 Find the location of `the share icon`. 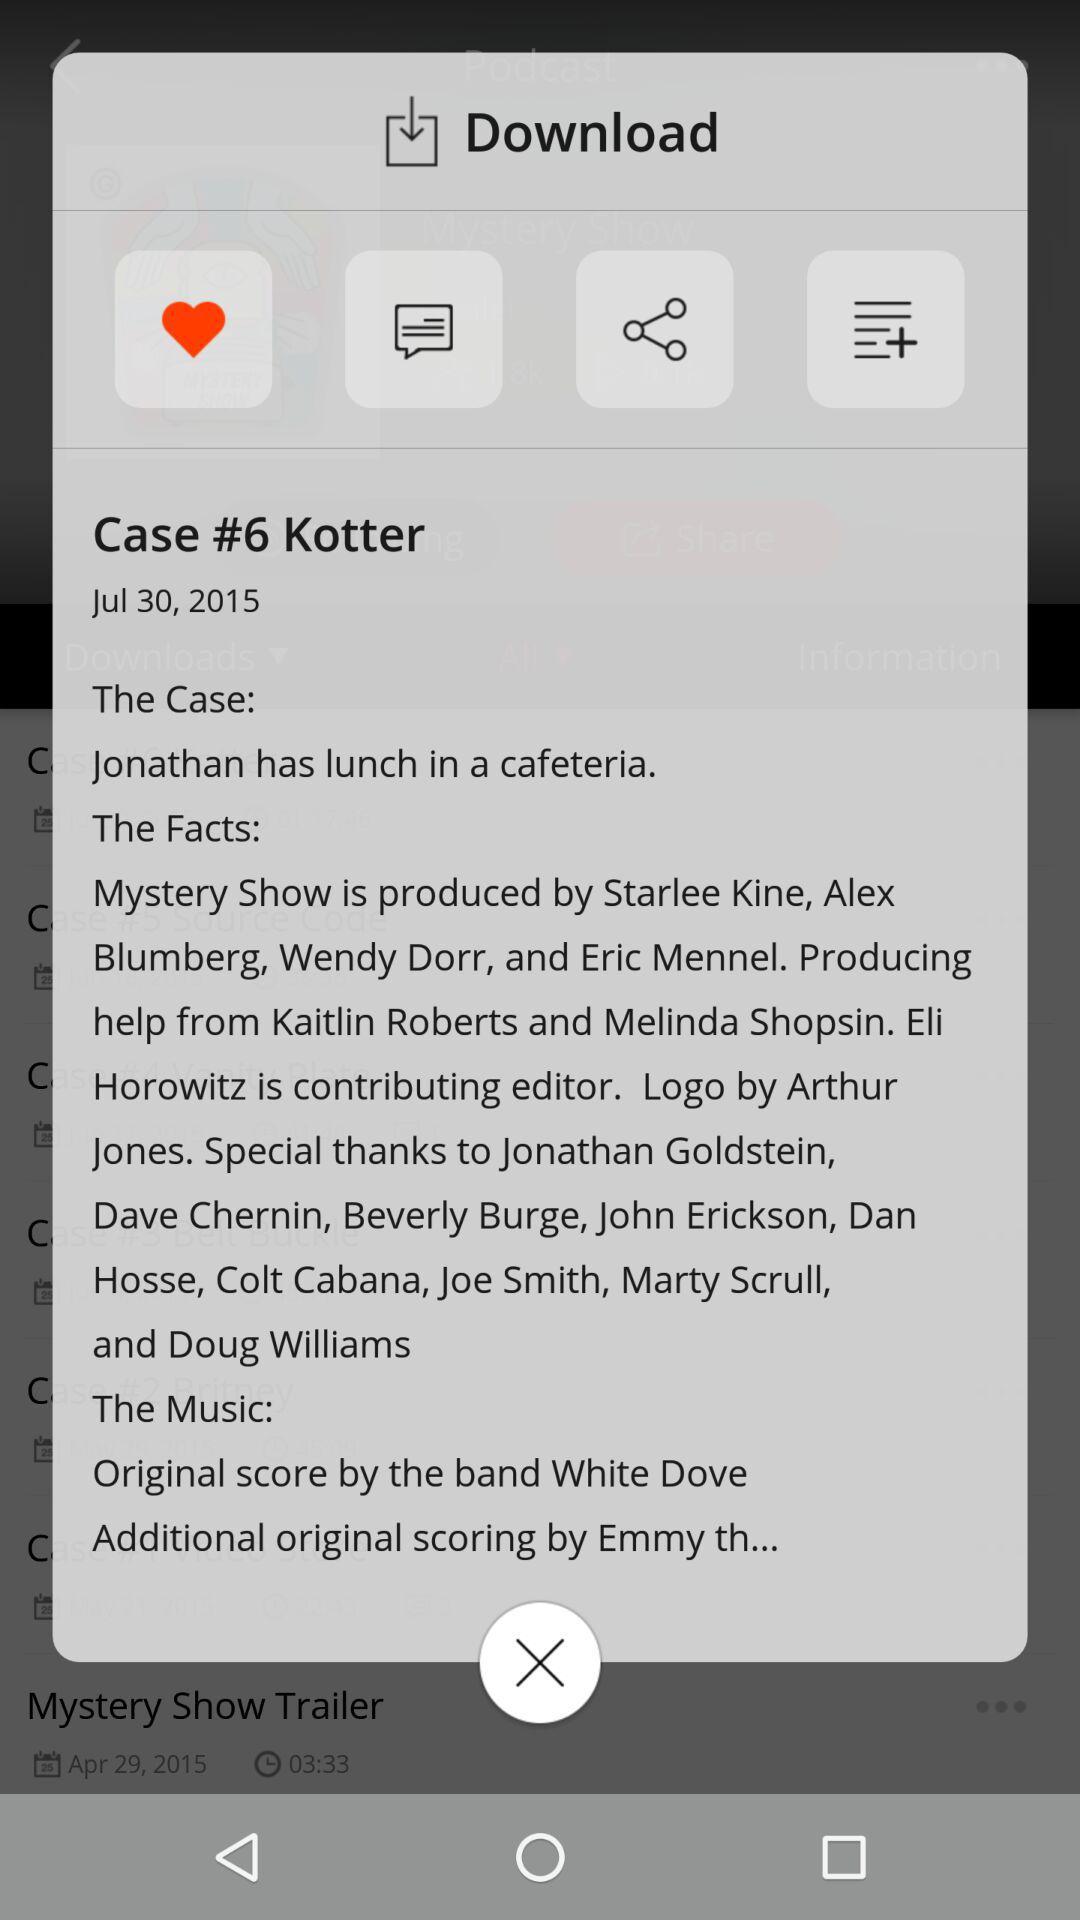

the share icon is located at coordinates (654, 352).